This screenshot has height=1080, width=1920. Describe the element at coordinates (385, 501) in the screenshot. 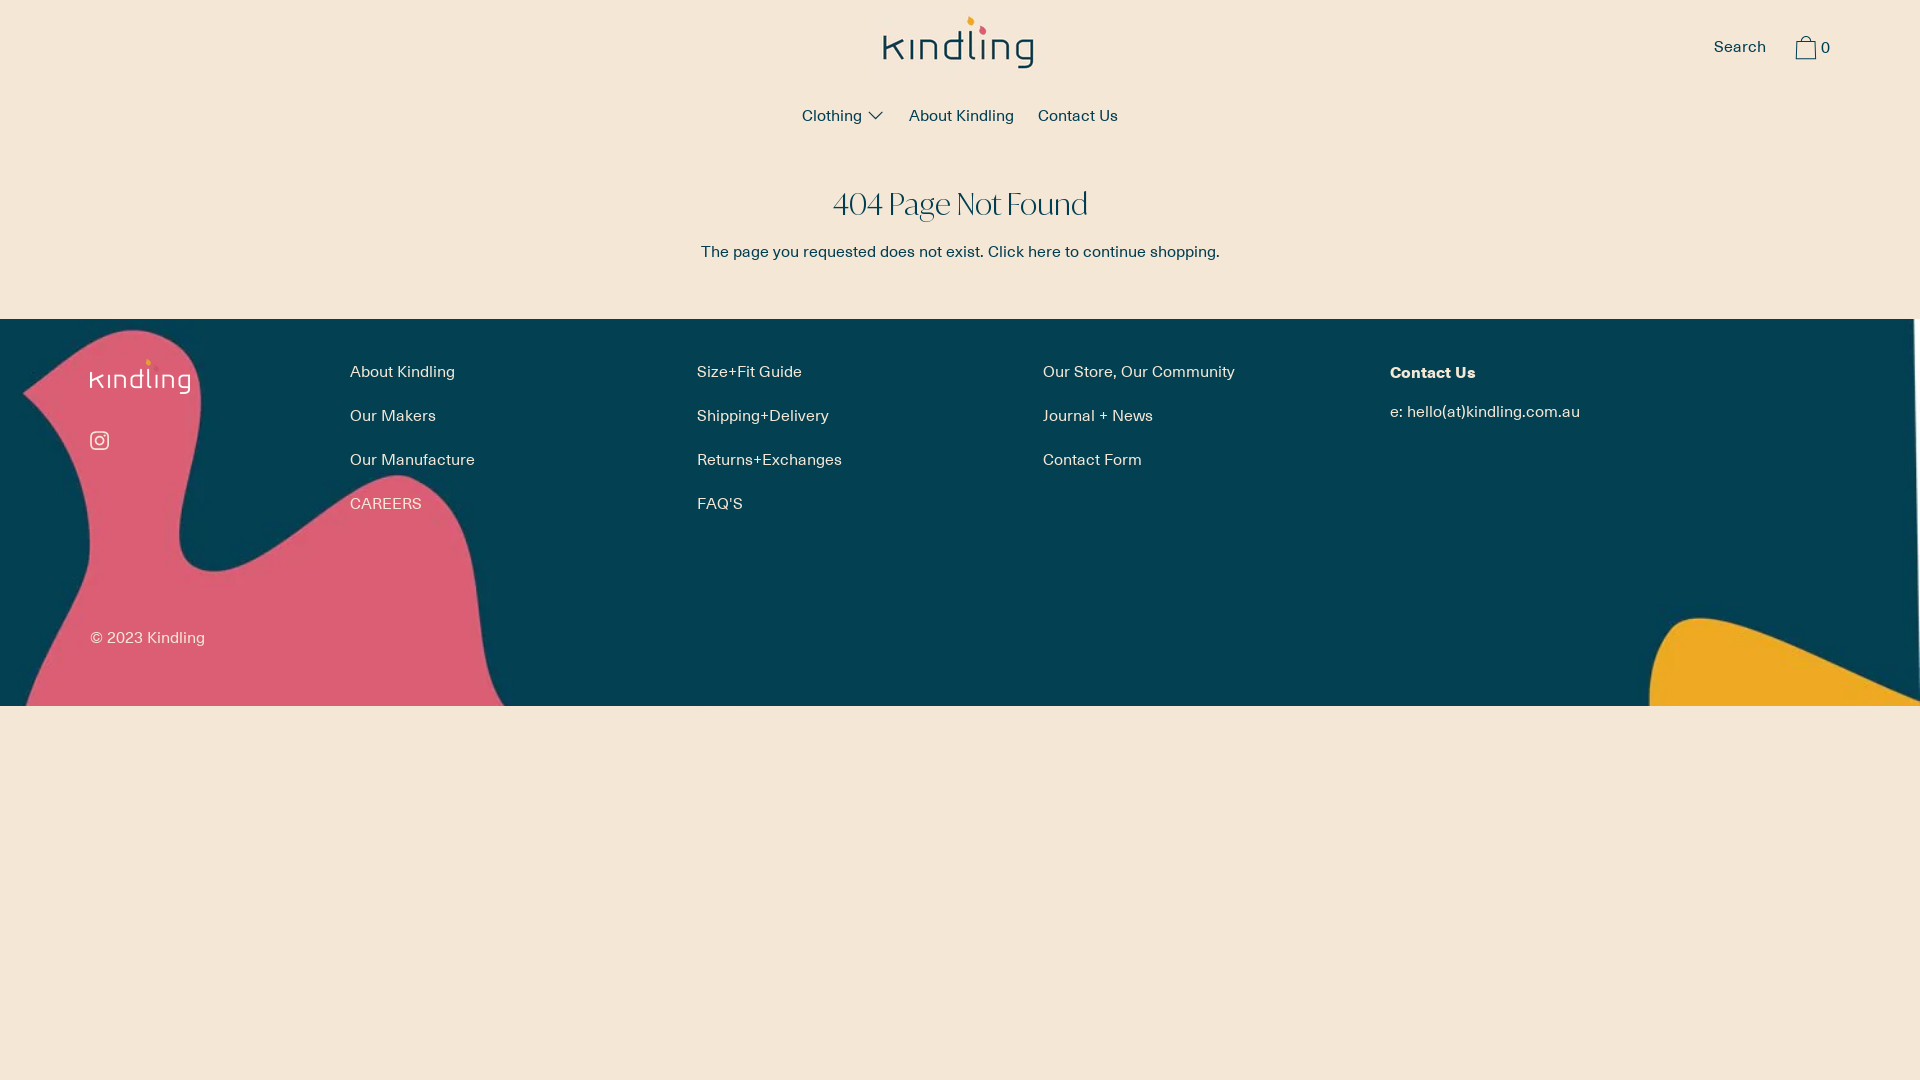

I see `'CAREERS'` at that location.